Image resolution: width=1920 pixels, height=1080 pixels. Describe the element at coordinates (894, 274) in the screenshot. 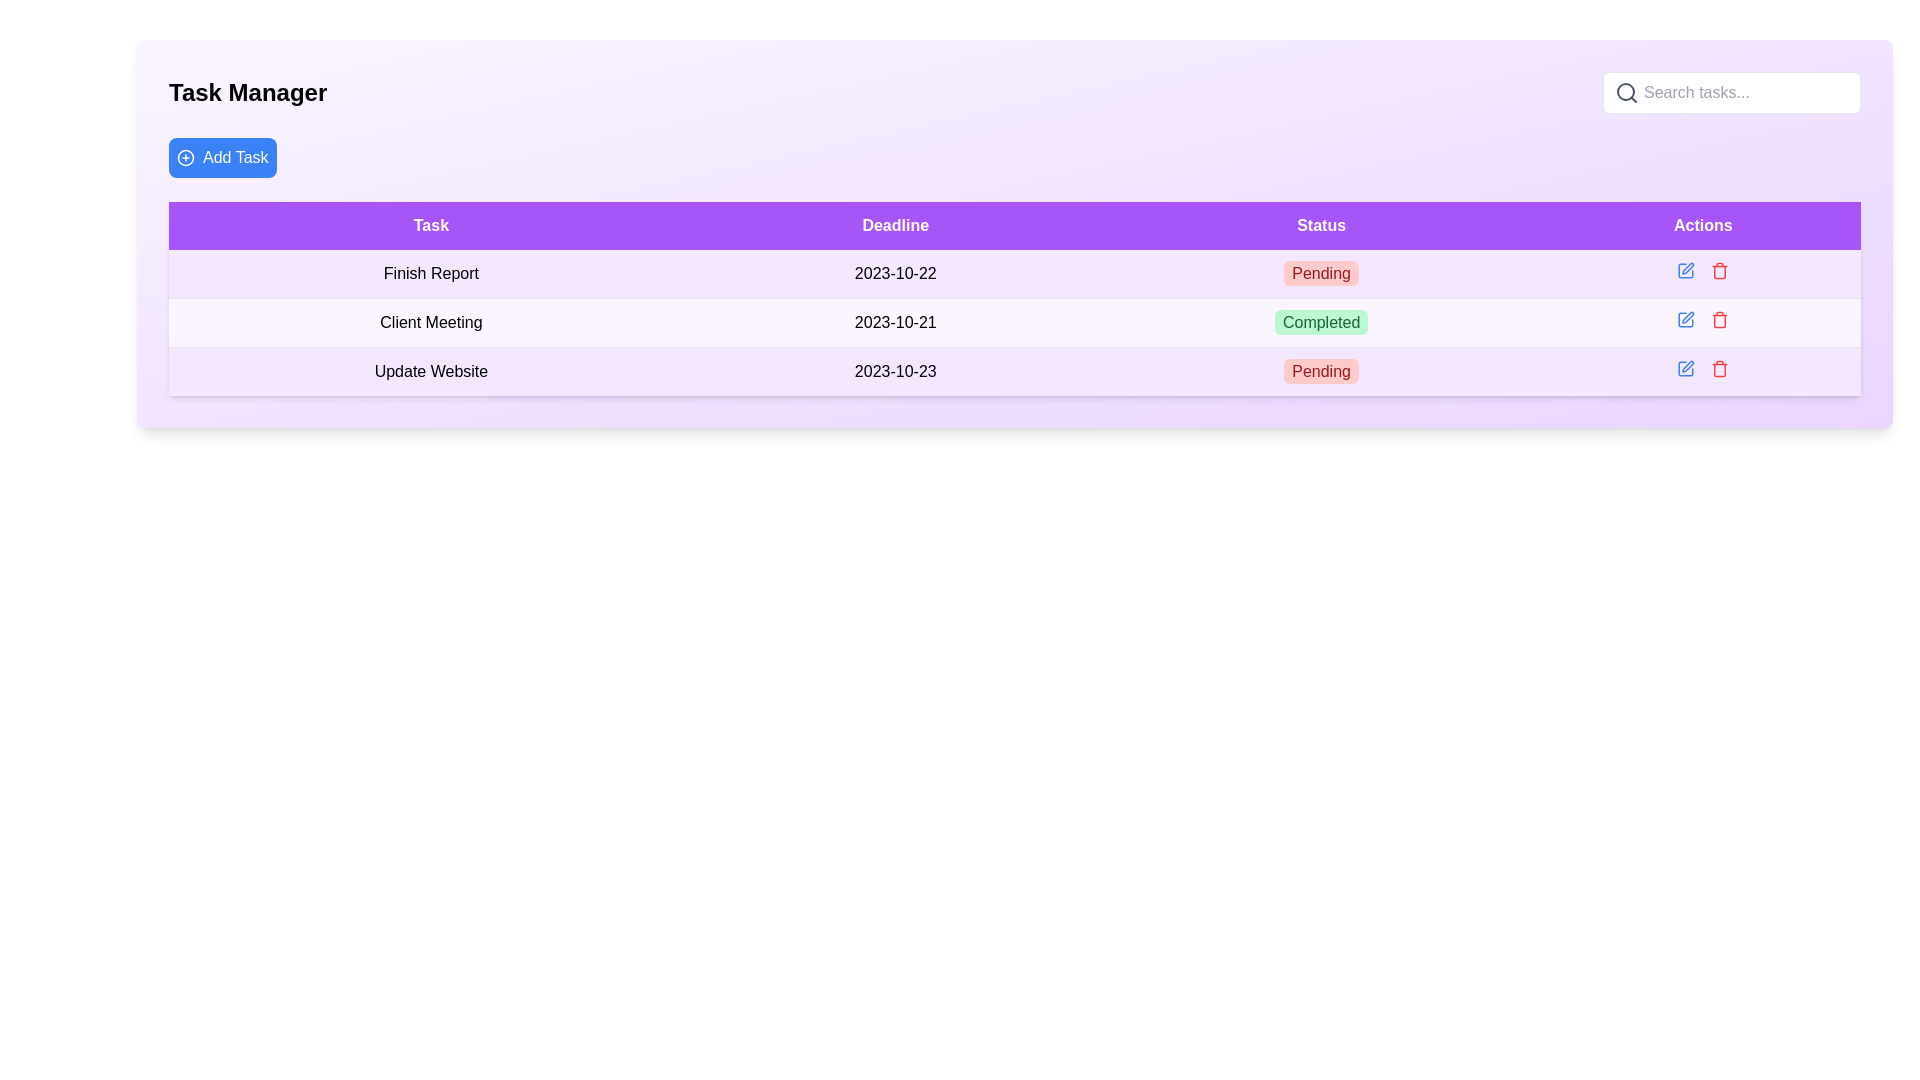

I see `displayed date '2023-10-22' from the Text label located in the second row of the table under the 'Deadline' column, which is centered between the task name 'Finish Report' and the status 'Pending'` at that location.